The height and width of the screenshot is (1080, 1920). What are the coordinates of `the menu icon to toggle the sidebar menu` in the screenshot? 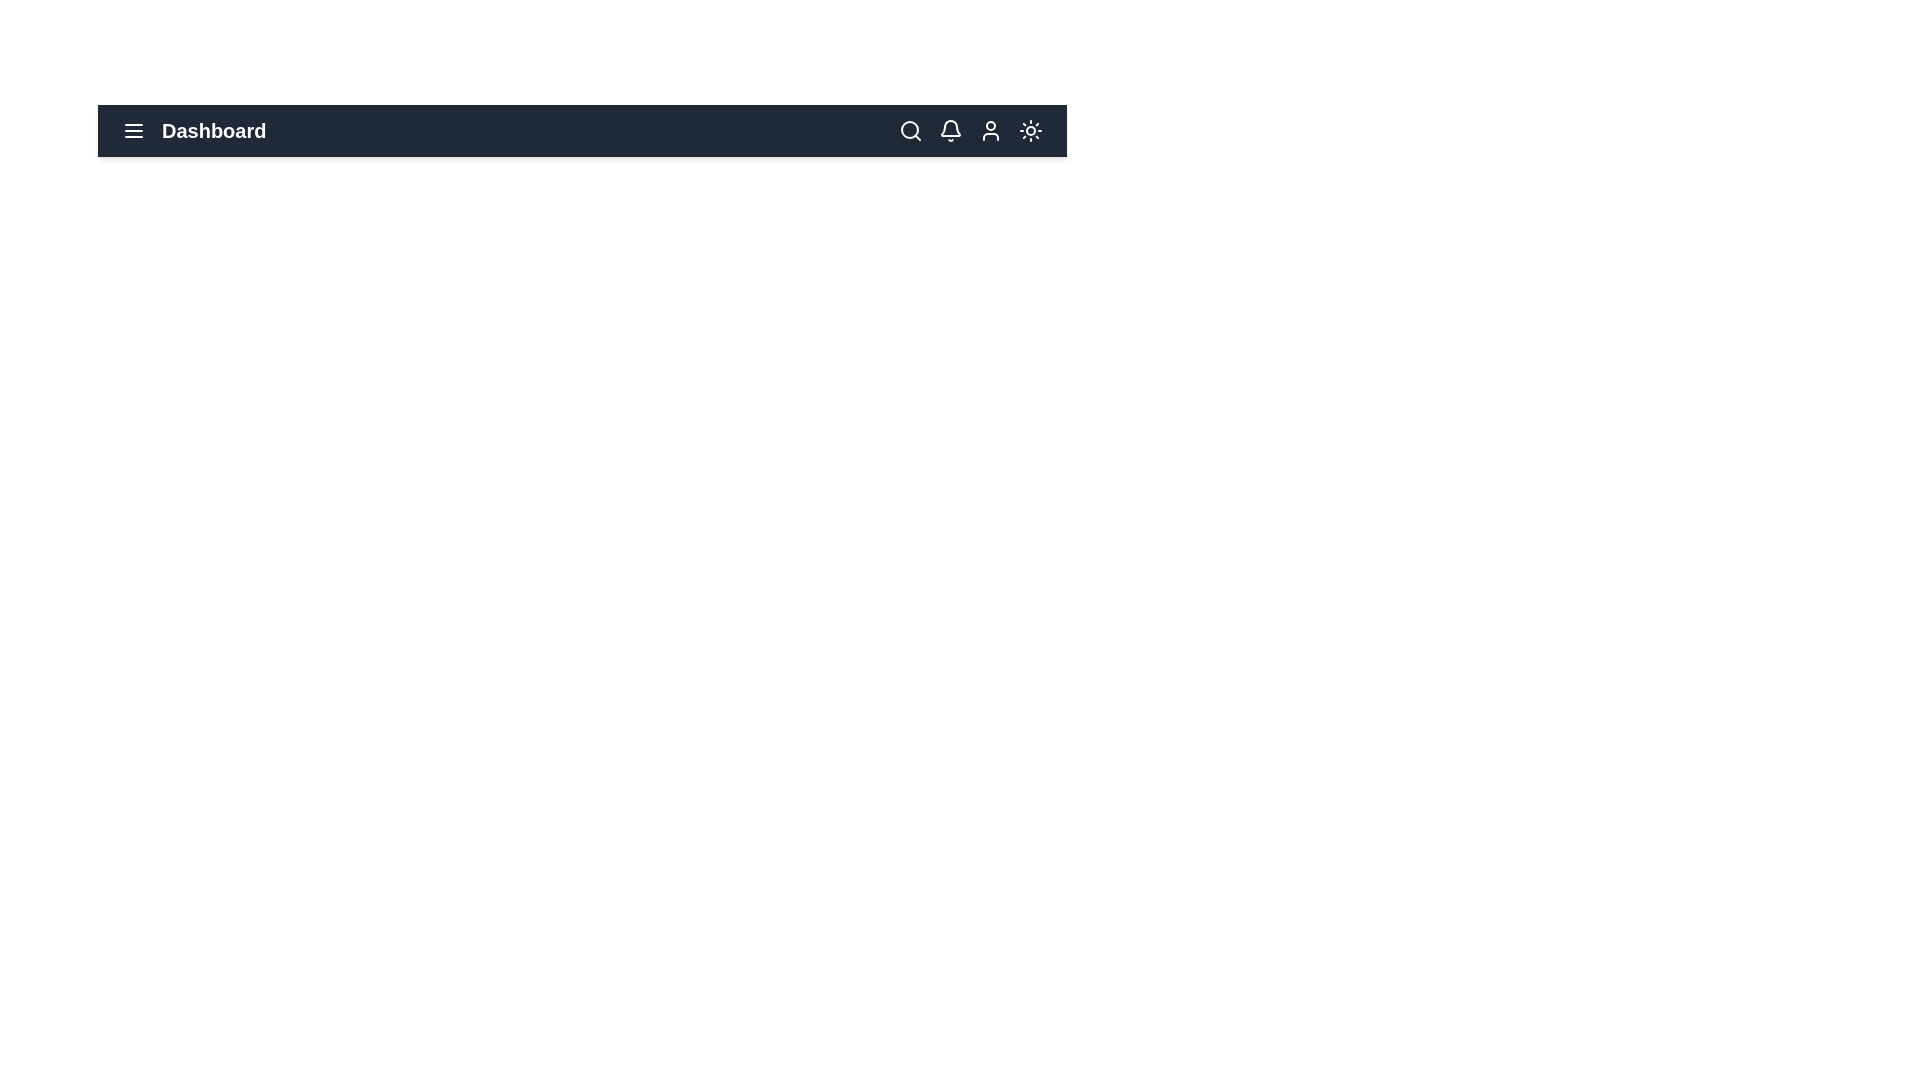 It's located at (133, 131).